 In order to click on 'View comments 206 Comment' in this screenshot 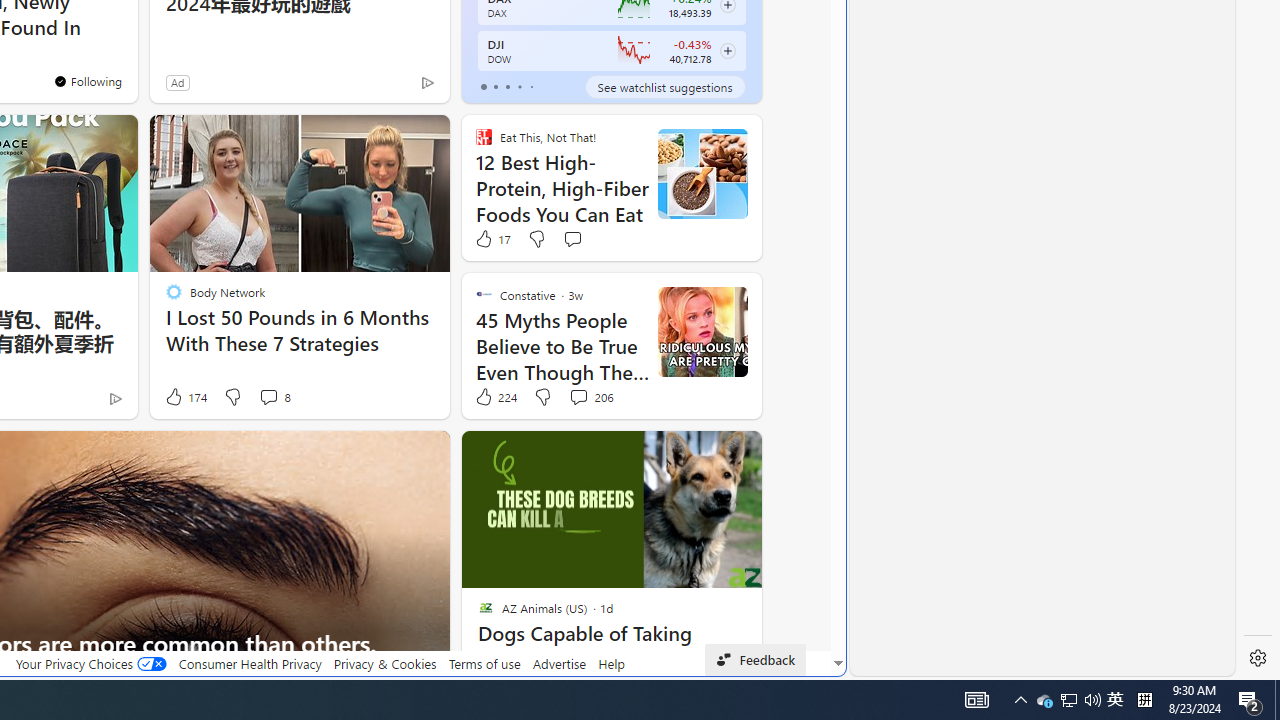, I will do `click(577, 397)`.